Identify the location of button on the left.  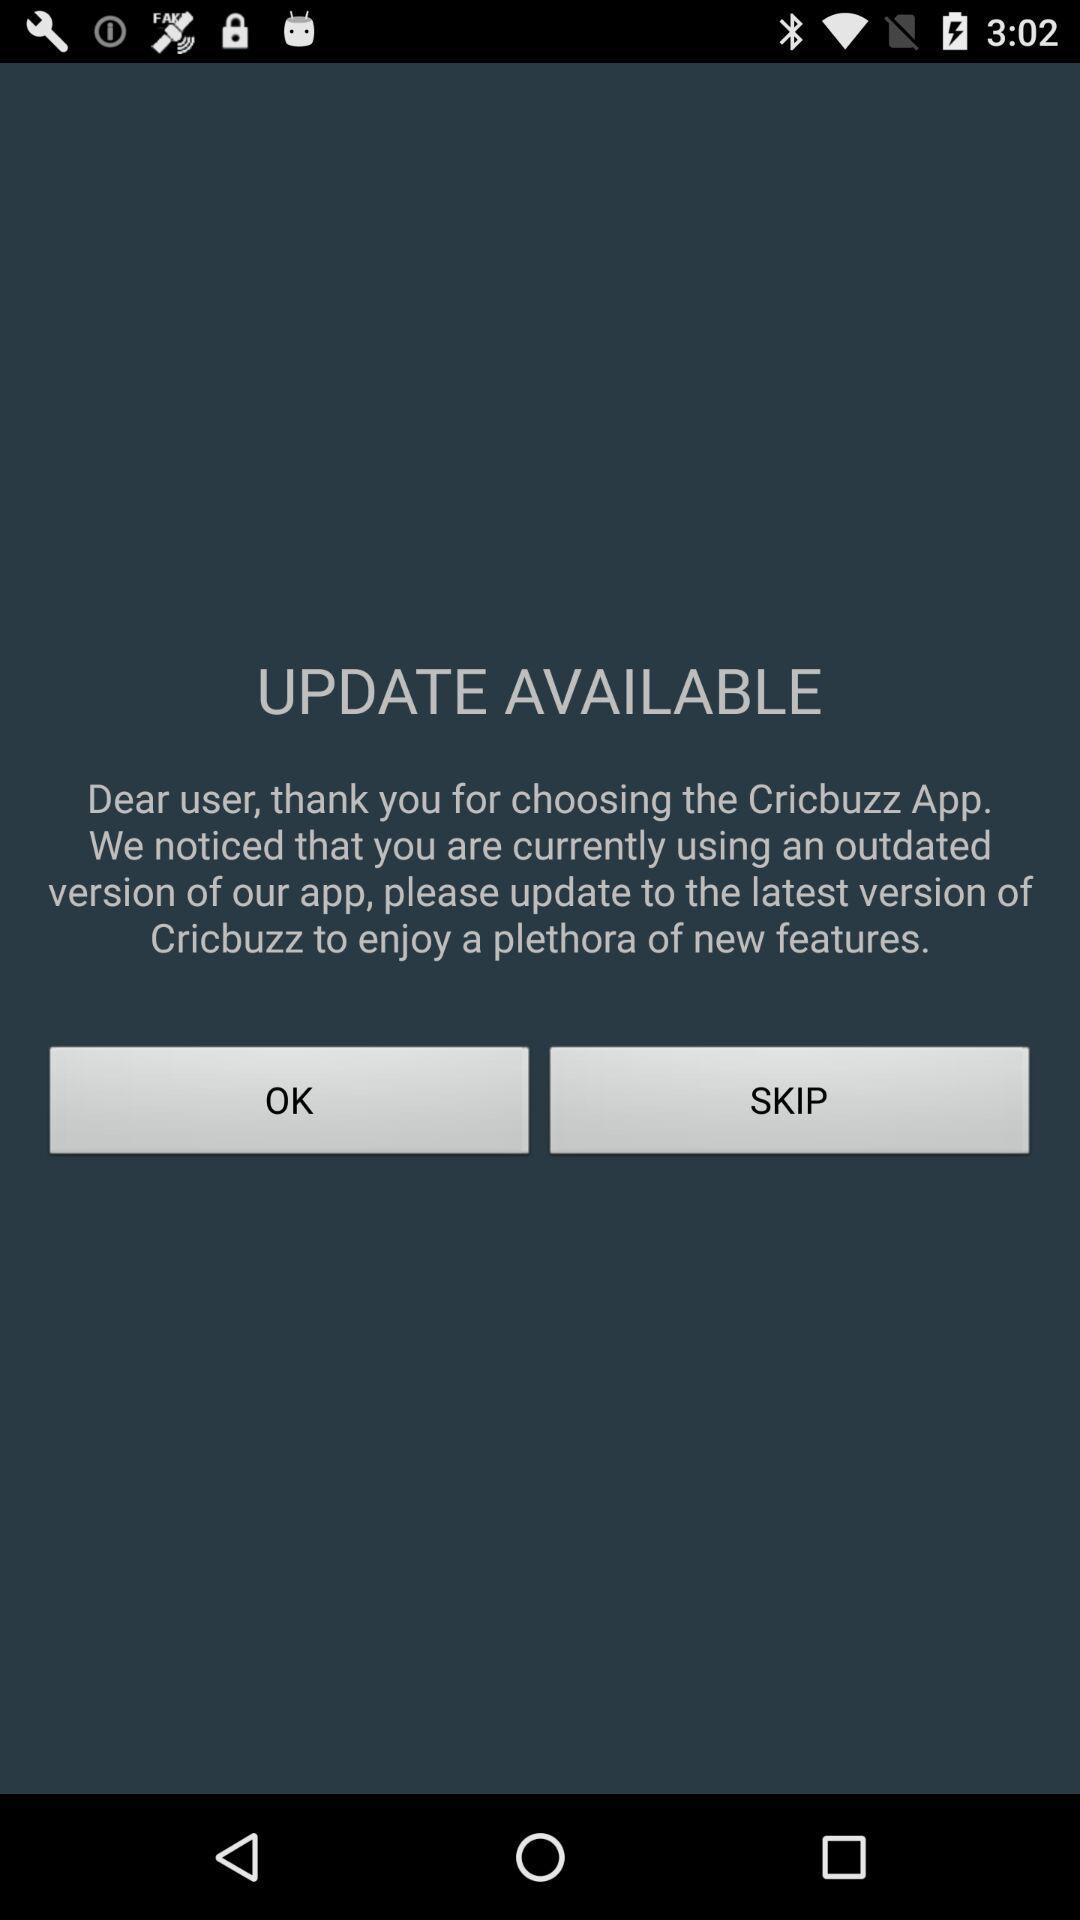
(289, 1105).